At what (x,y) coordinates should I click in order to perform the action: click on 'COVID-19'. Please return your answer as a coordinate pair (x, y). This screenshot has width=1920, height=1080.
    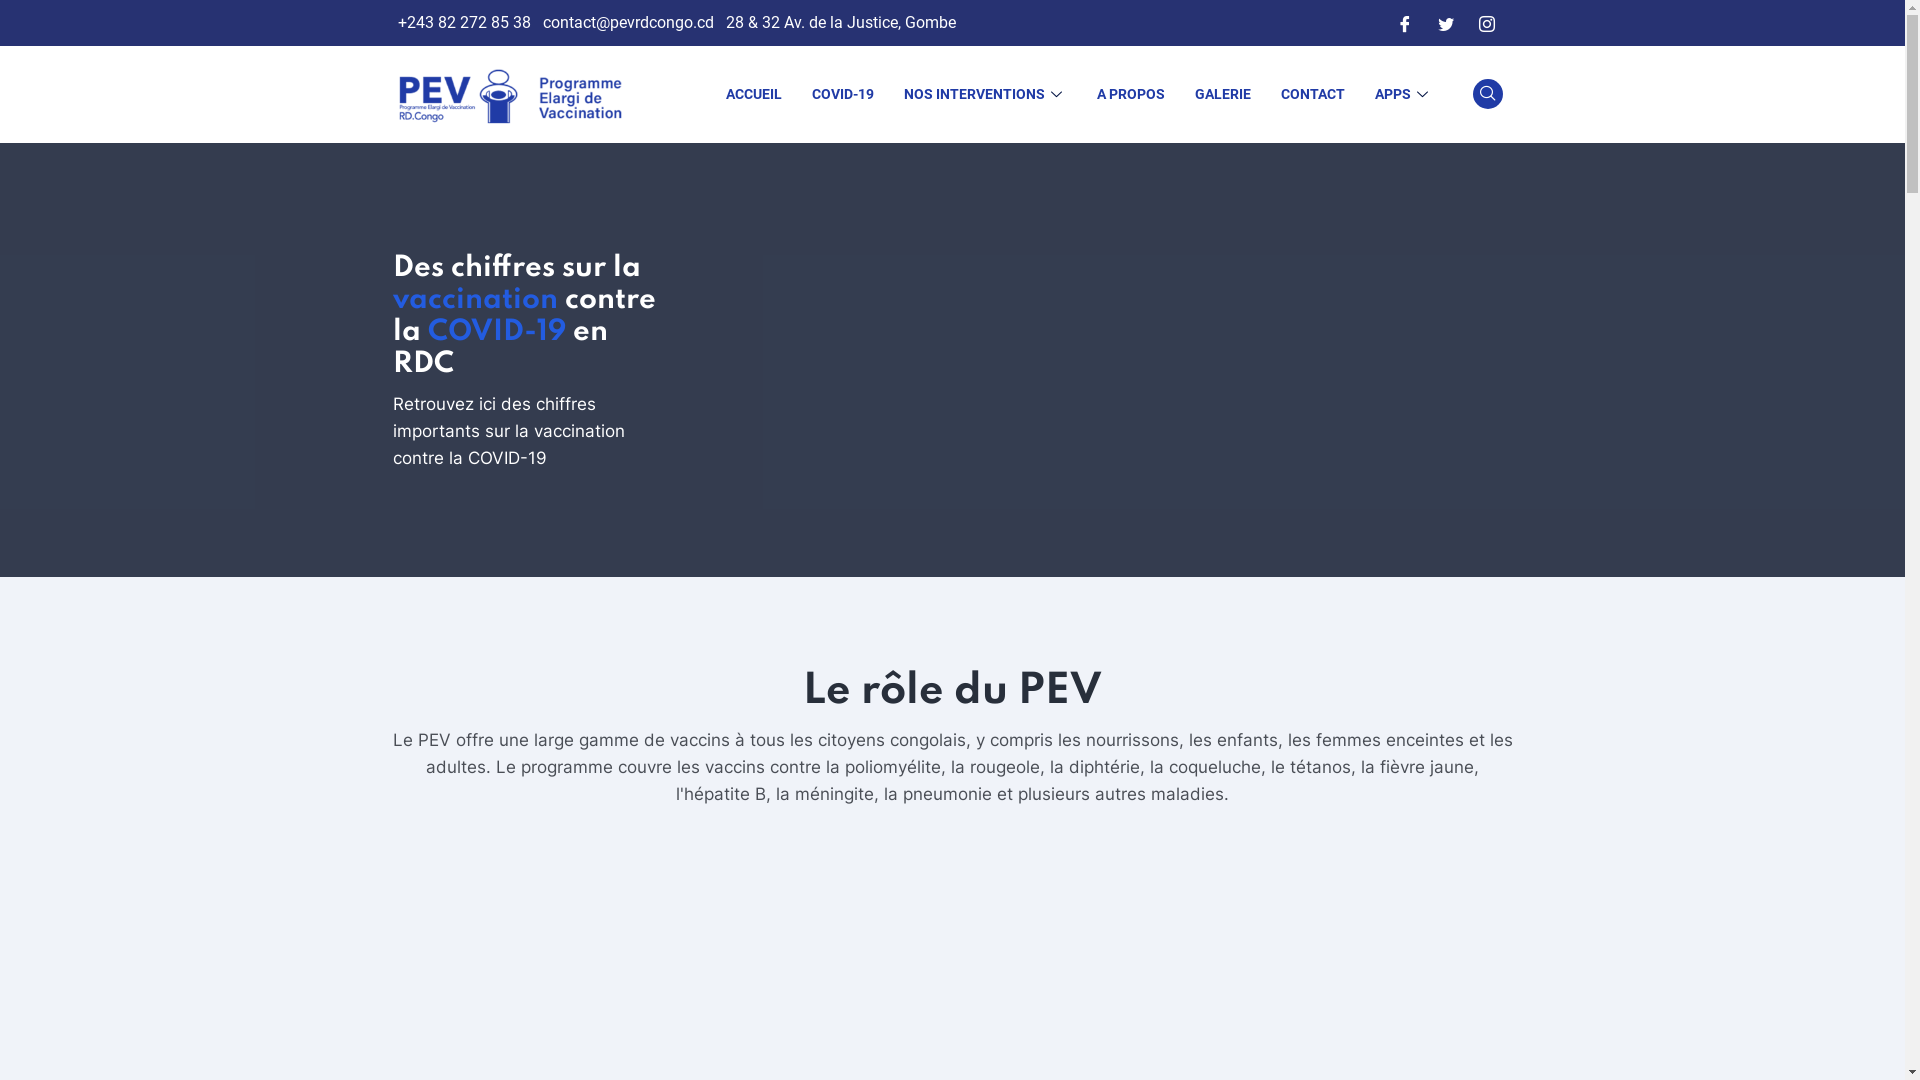
    Looking at the image, I should click on (841, 93).